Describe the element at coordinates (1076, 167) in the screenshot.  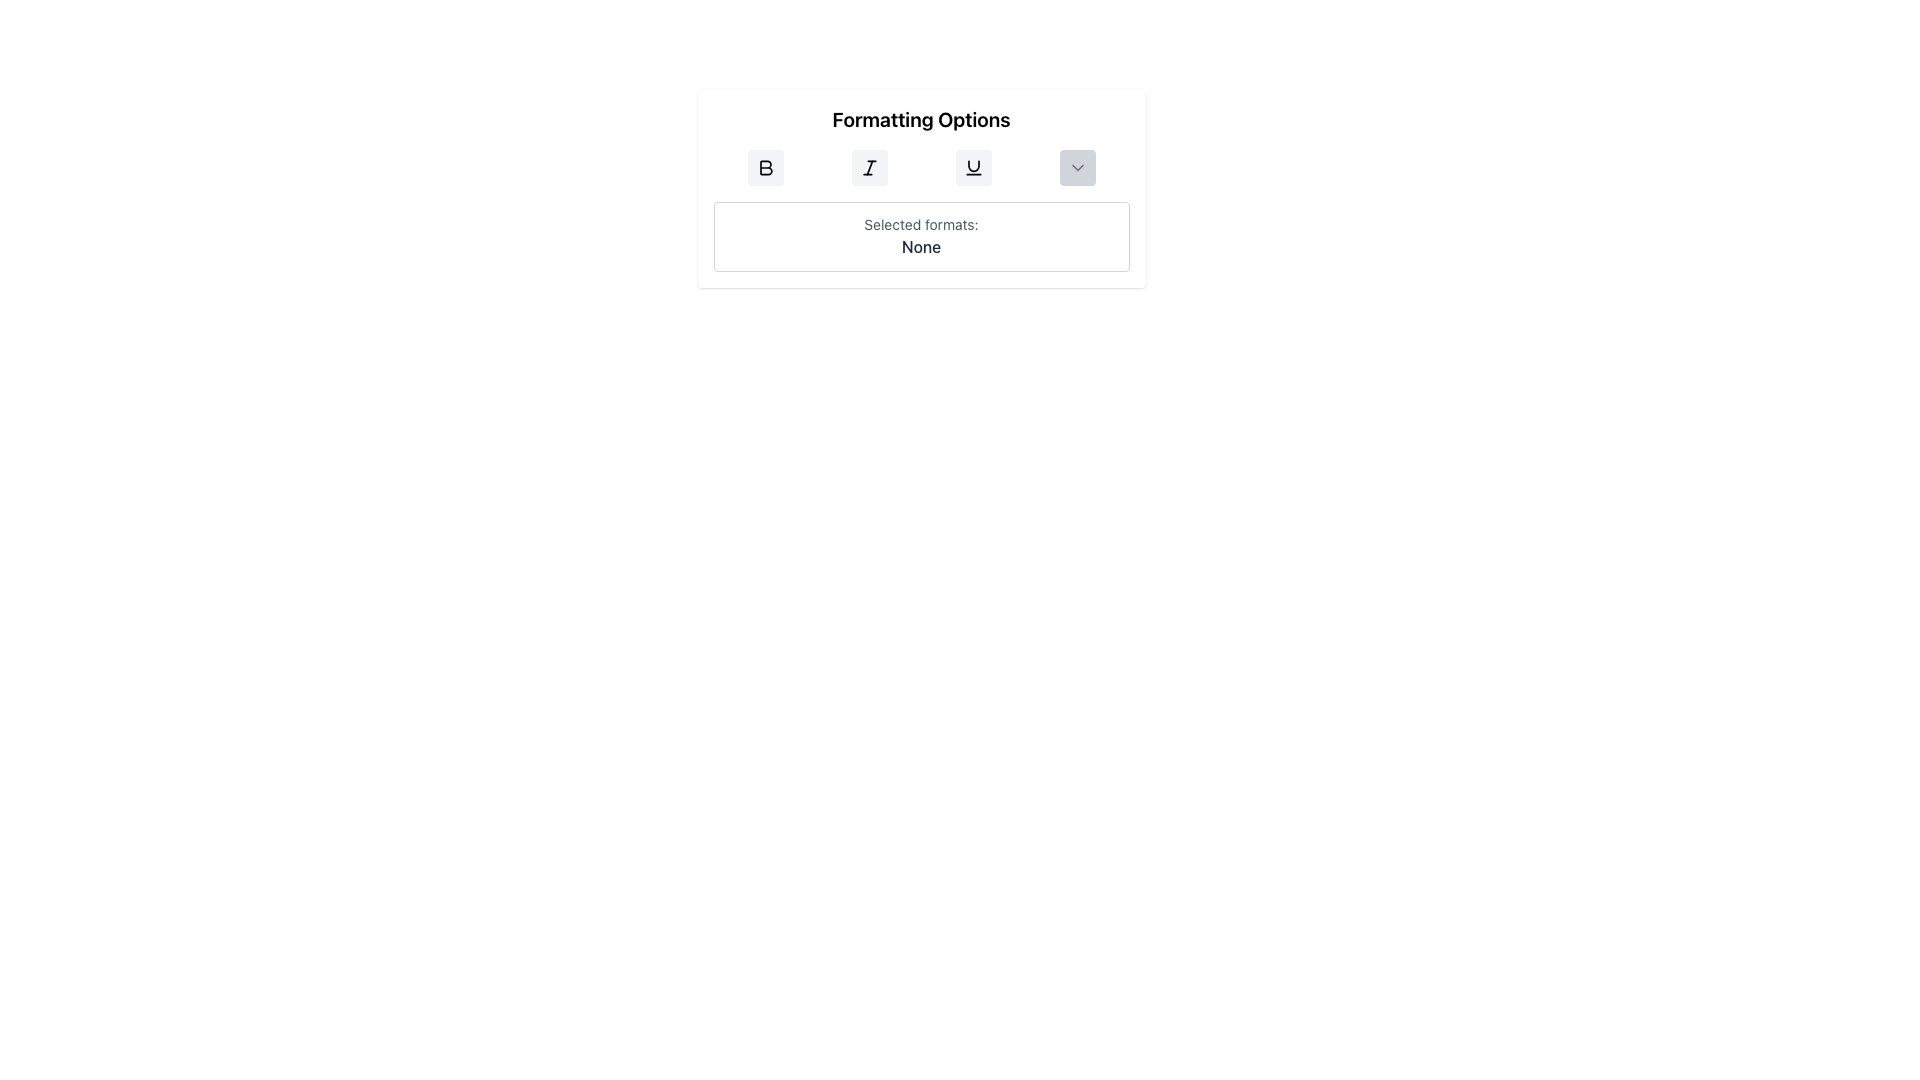
I see `the gray rounded button with a downward-facing chevron icon, which is the last button on the right in the horizontal group of formatting controls, indicating inactive dropdown behavior` at that location.